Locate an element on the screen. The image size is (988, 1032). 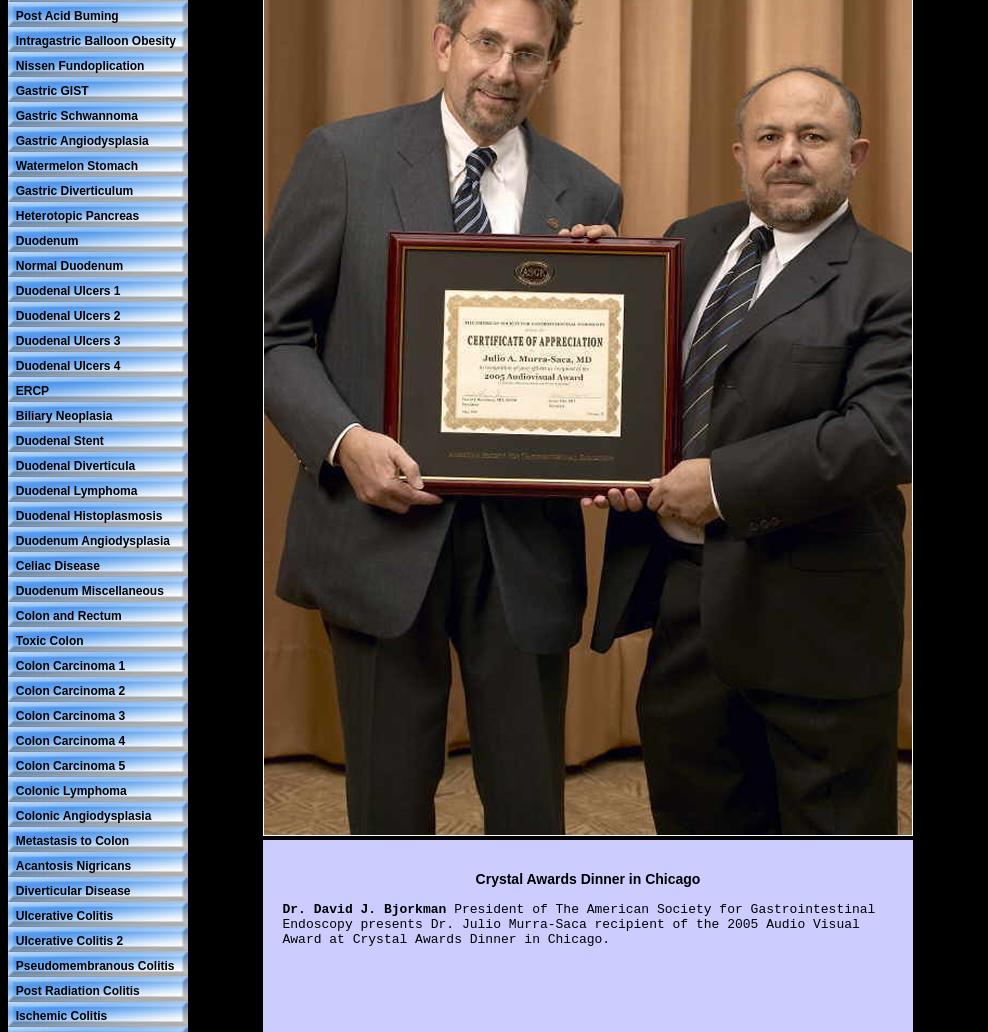
'Intragastric Balloon Obesity' is located at coordinates (95, 40).